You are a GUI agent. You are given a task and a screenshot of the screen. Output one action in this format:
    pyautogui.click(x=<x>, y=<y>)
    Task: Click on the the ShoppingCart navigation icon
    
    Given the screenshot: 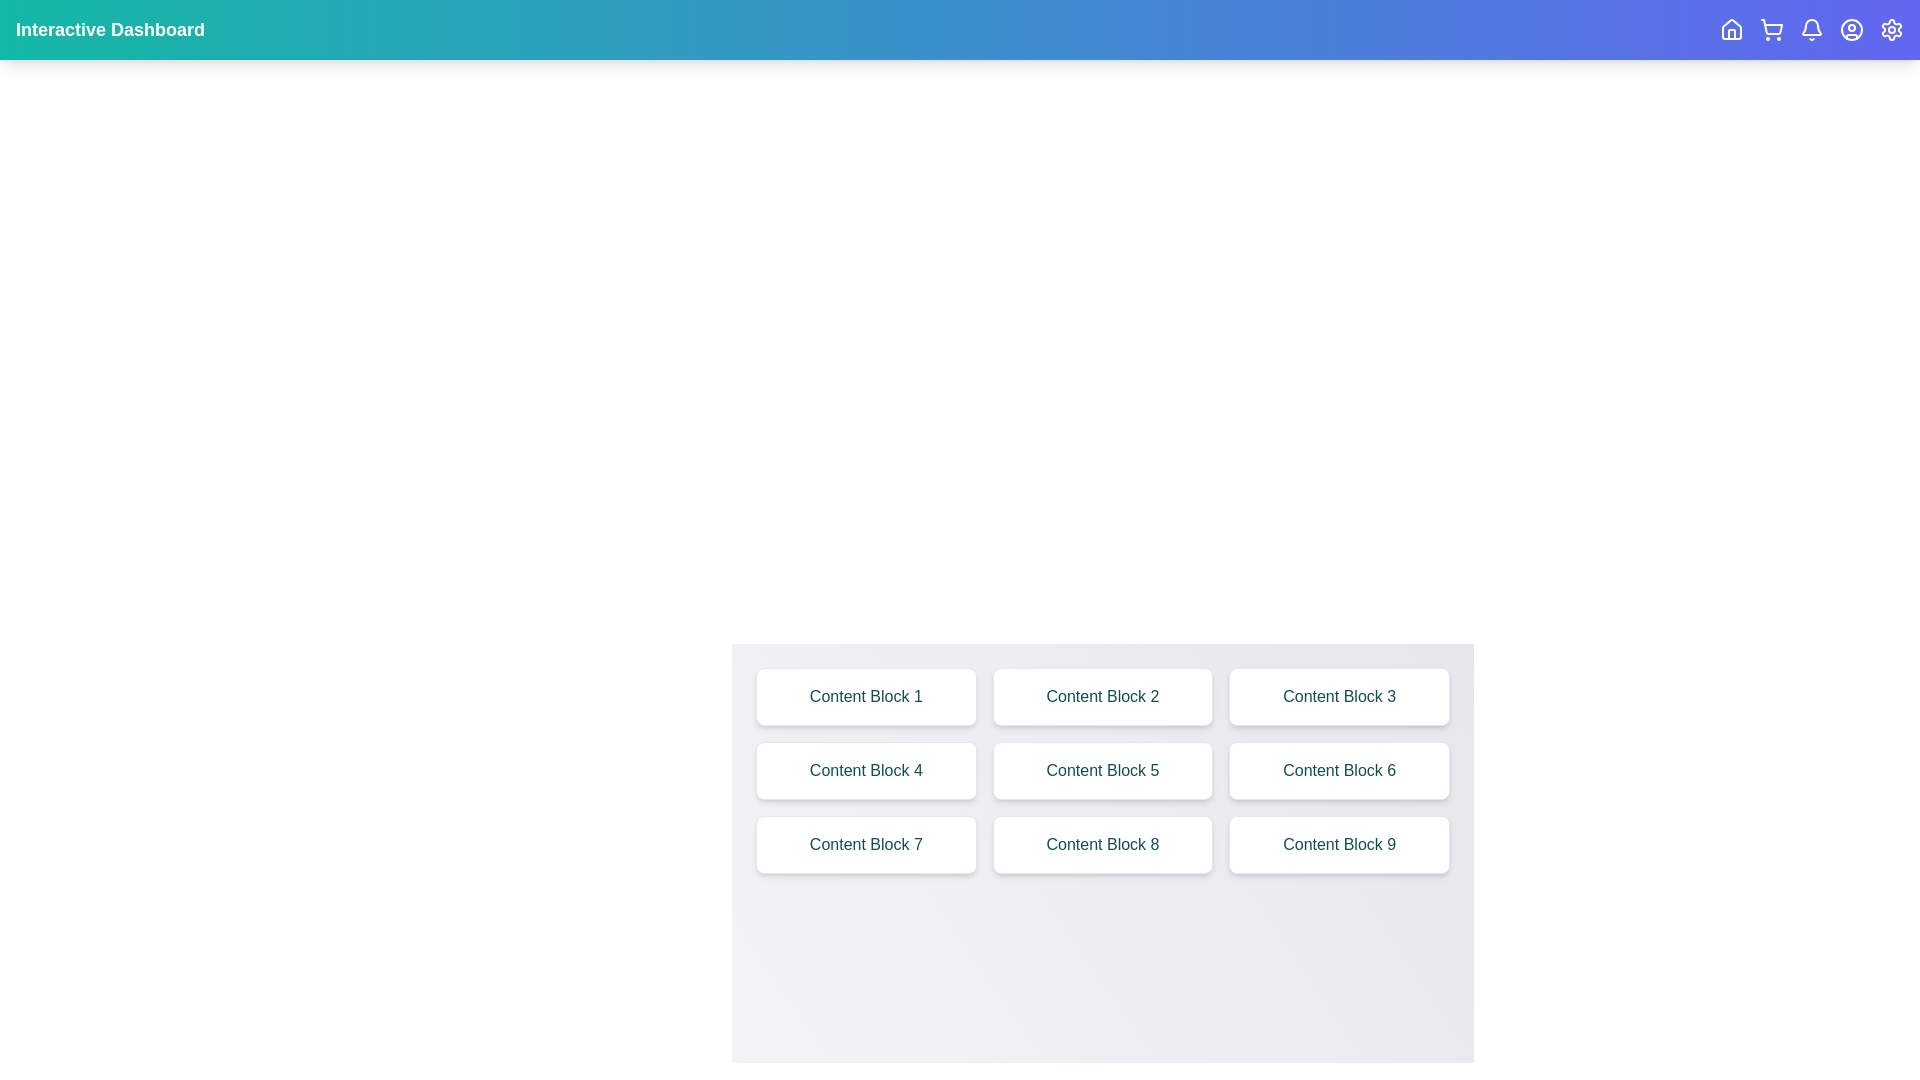 What is the action you would take?
    pyautogui.click(x=1771, y=30)
    